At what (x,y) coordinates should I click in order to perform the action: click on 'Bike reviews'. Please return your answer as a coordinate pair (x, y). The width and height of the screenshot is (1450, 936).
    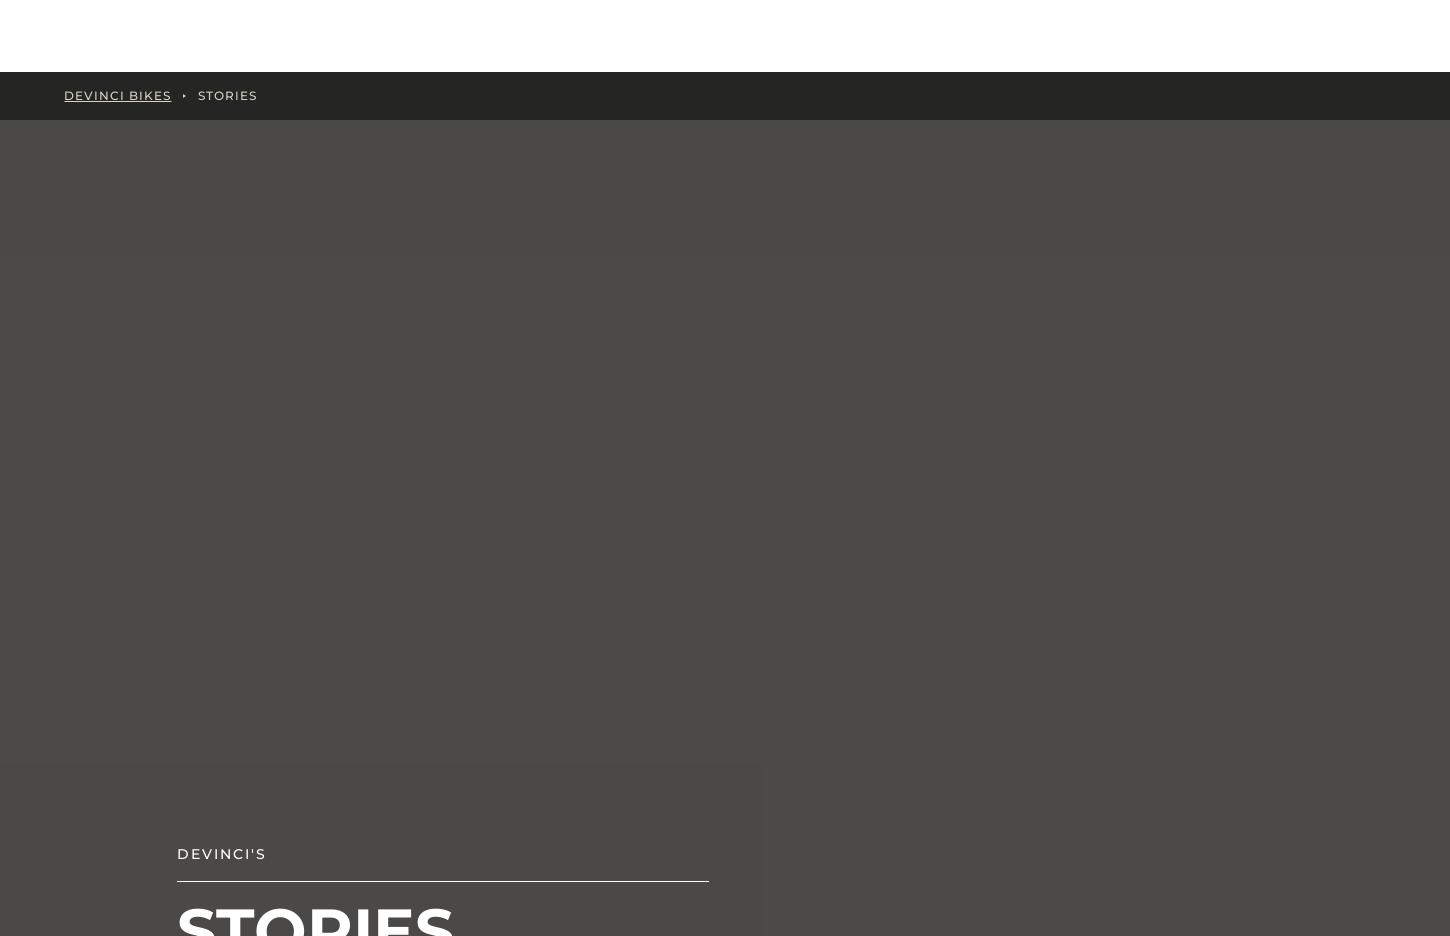
    Looking at the image, I should click on (476, 547).